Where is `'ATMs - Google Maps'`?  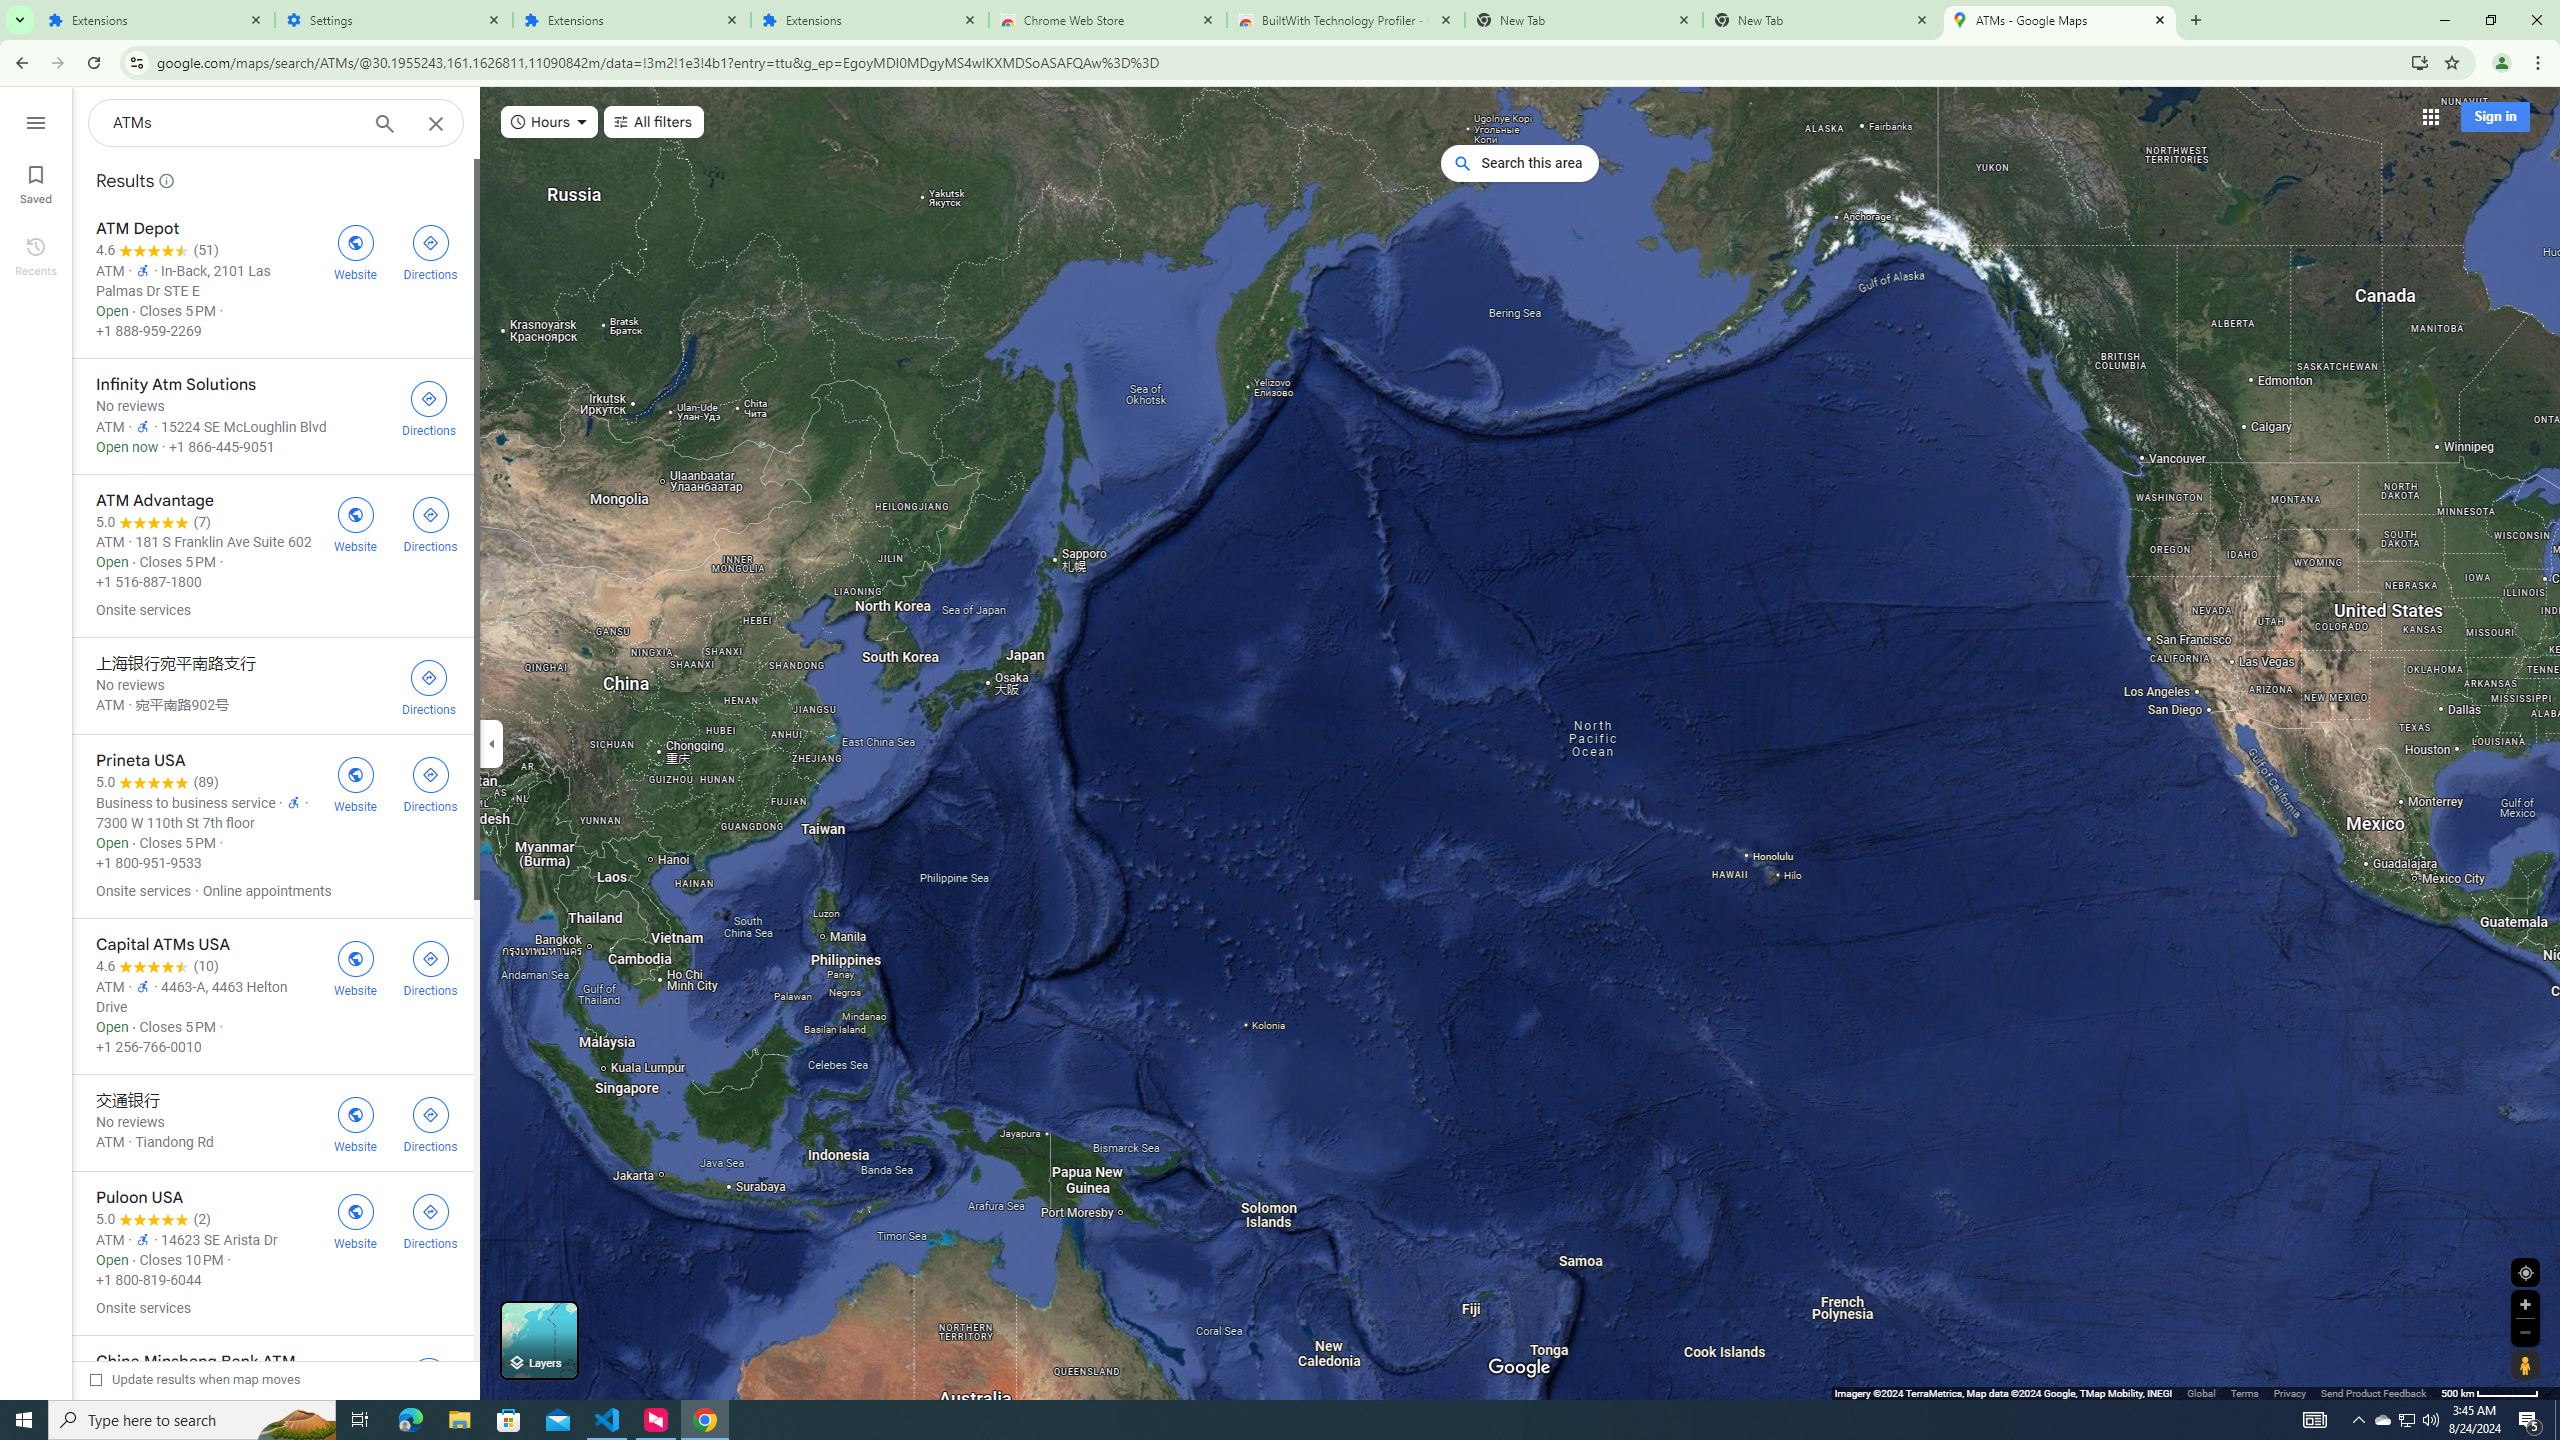 'ATMs - Google Maps' is located at coordinates (2059, 19).